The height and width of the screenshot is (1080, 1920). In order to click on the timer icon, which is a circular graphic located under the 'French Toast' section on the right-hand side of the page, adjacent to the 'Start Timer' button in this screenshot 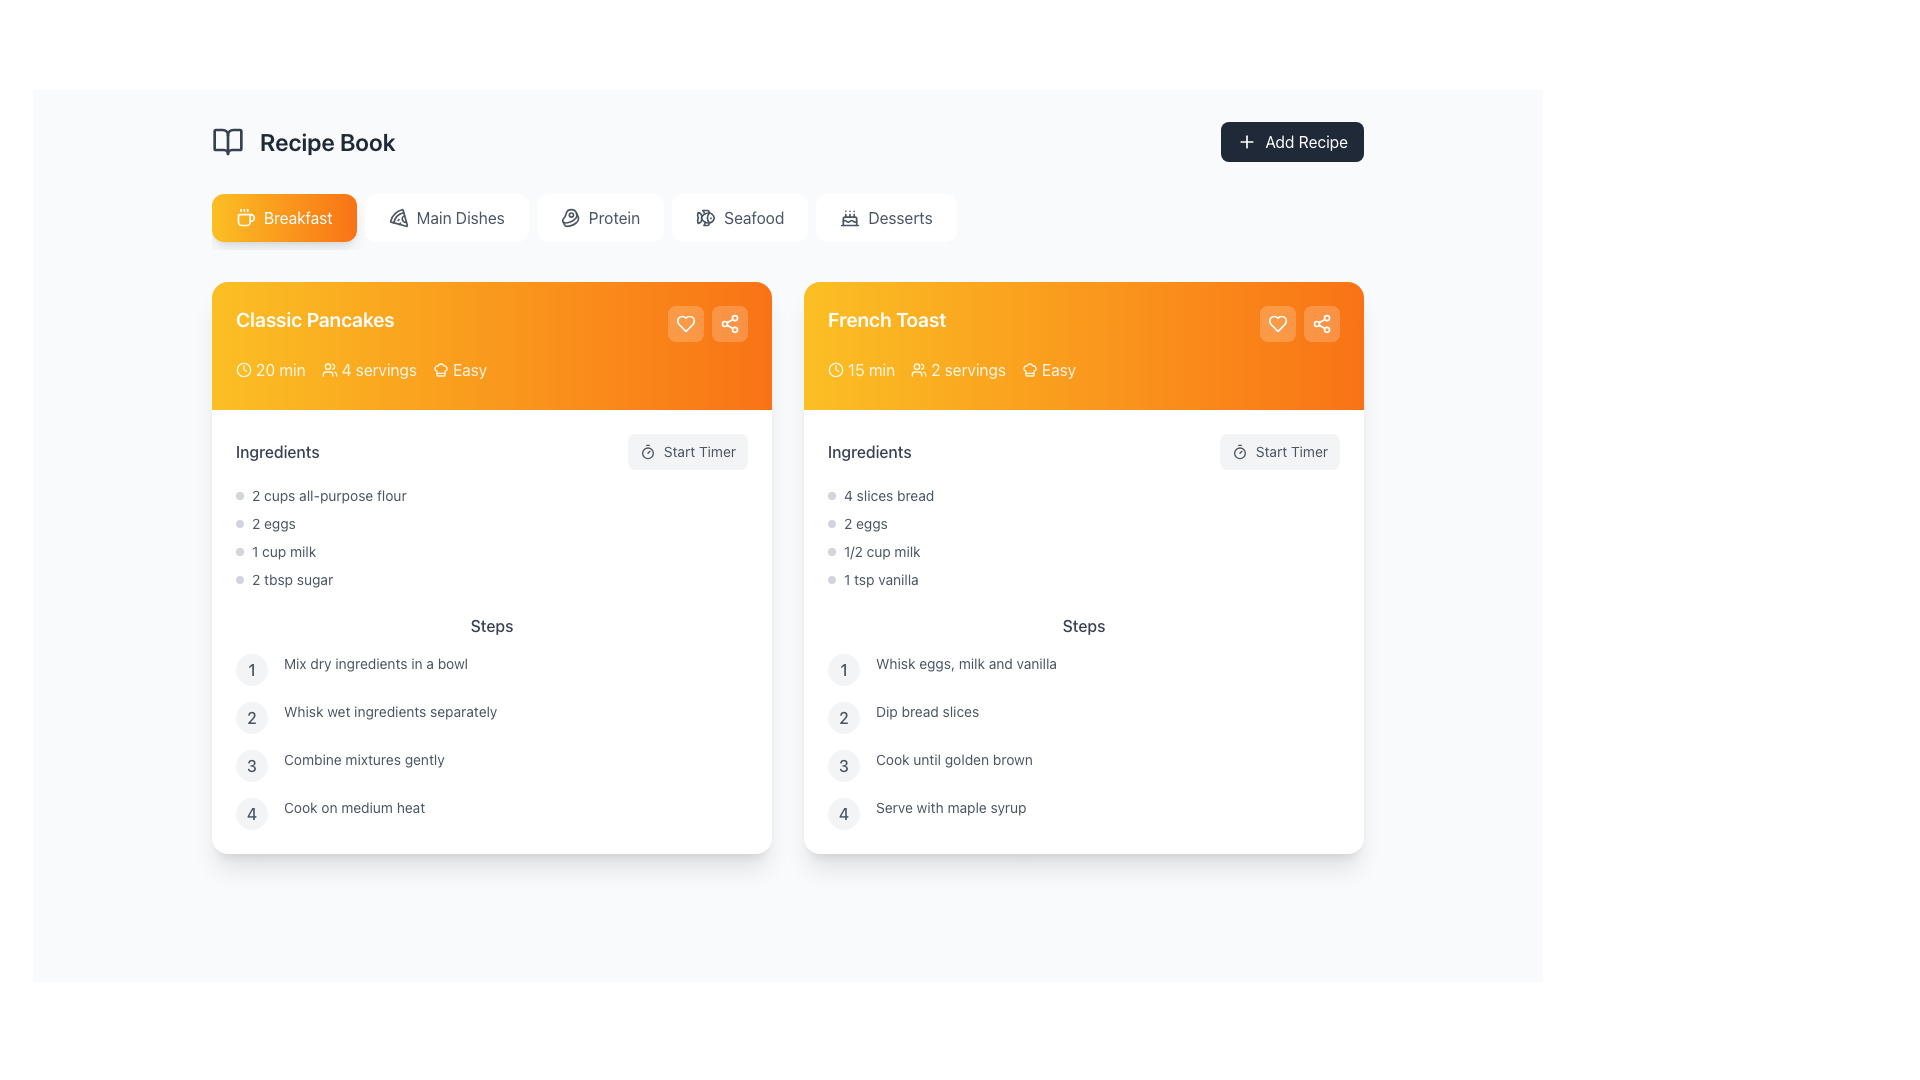, I will do `click(647, 453)`.